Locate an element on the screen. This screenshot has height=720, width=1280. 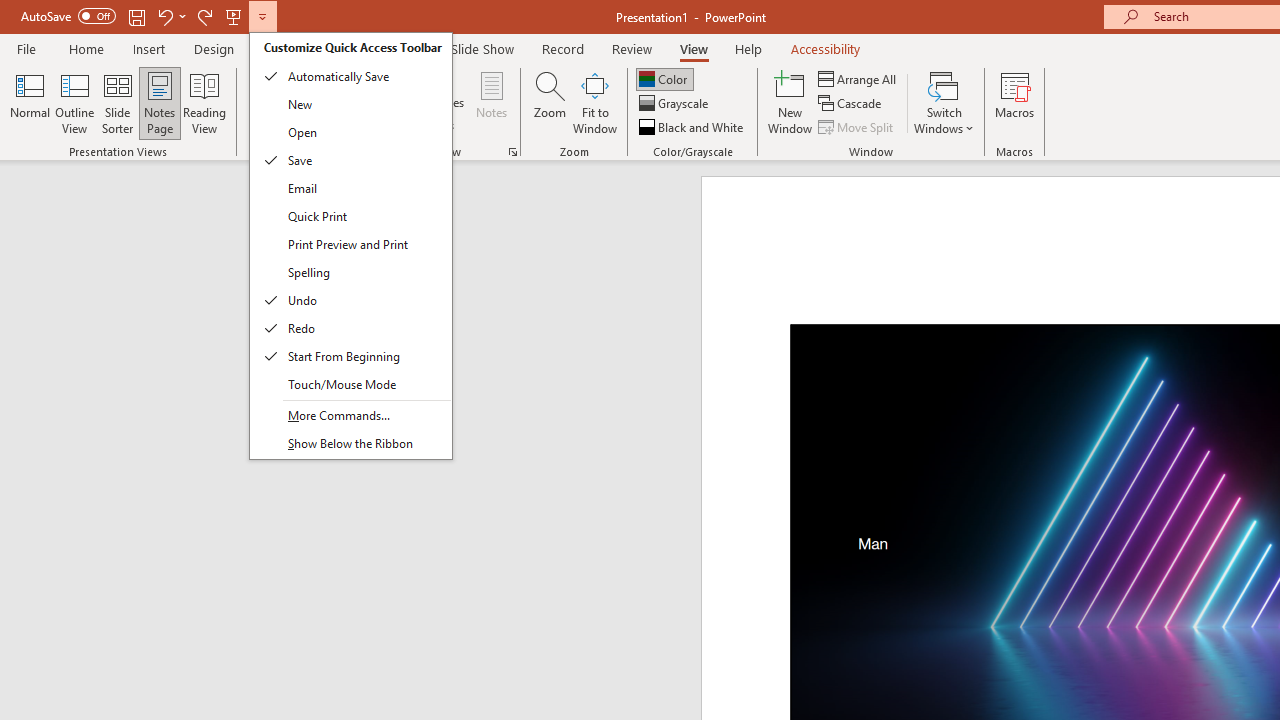
'Grid Settings...' is located at coordinates (513, 150).